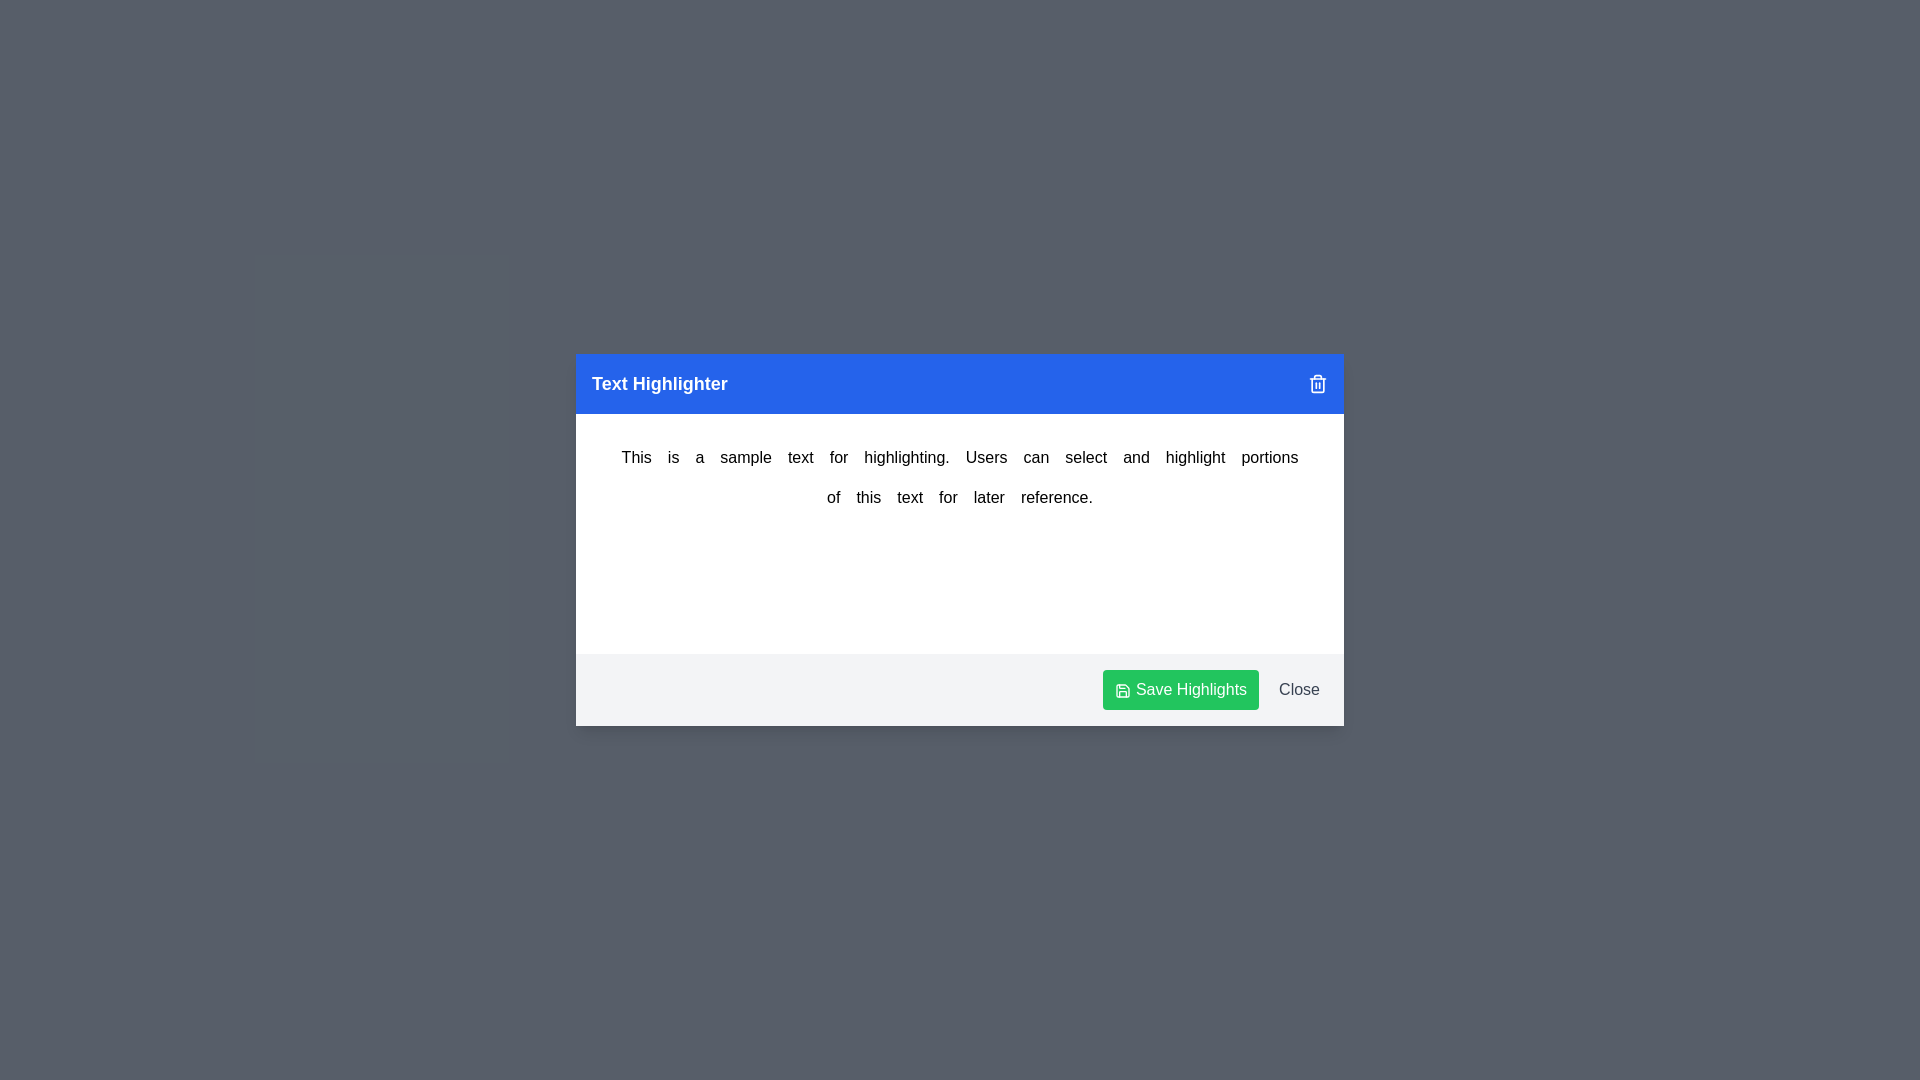 The height and width of the screenshot is (1080, 1920). I want to click on 'Save Highlights' button to save the highlighted text, so click(1180, 689).